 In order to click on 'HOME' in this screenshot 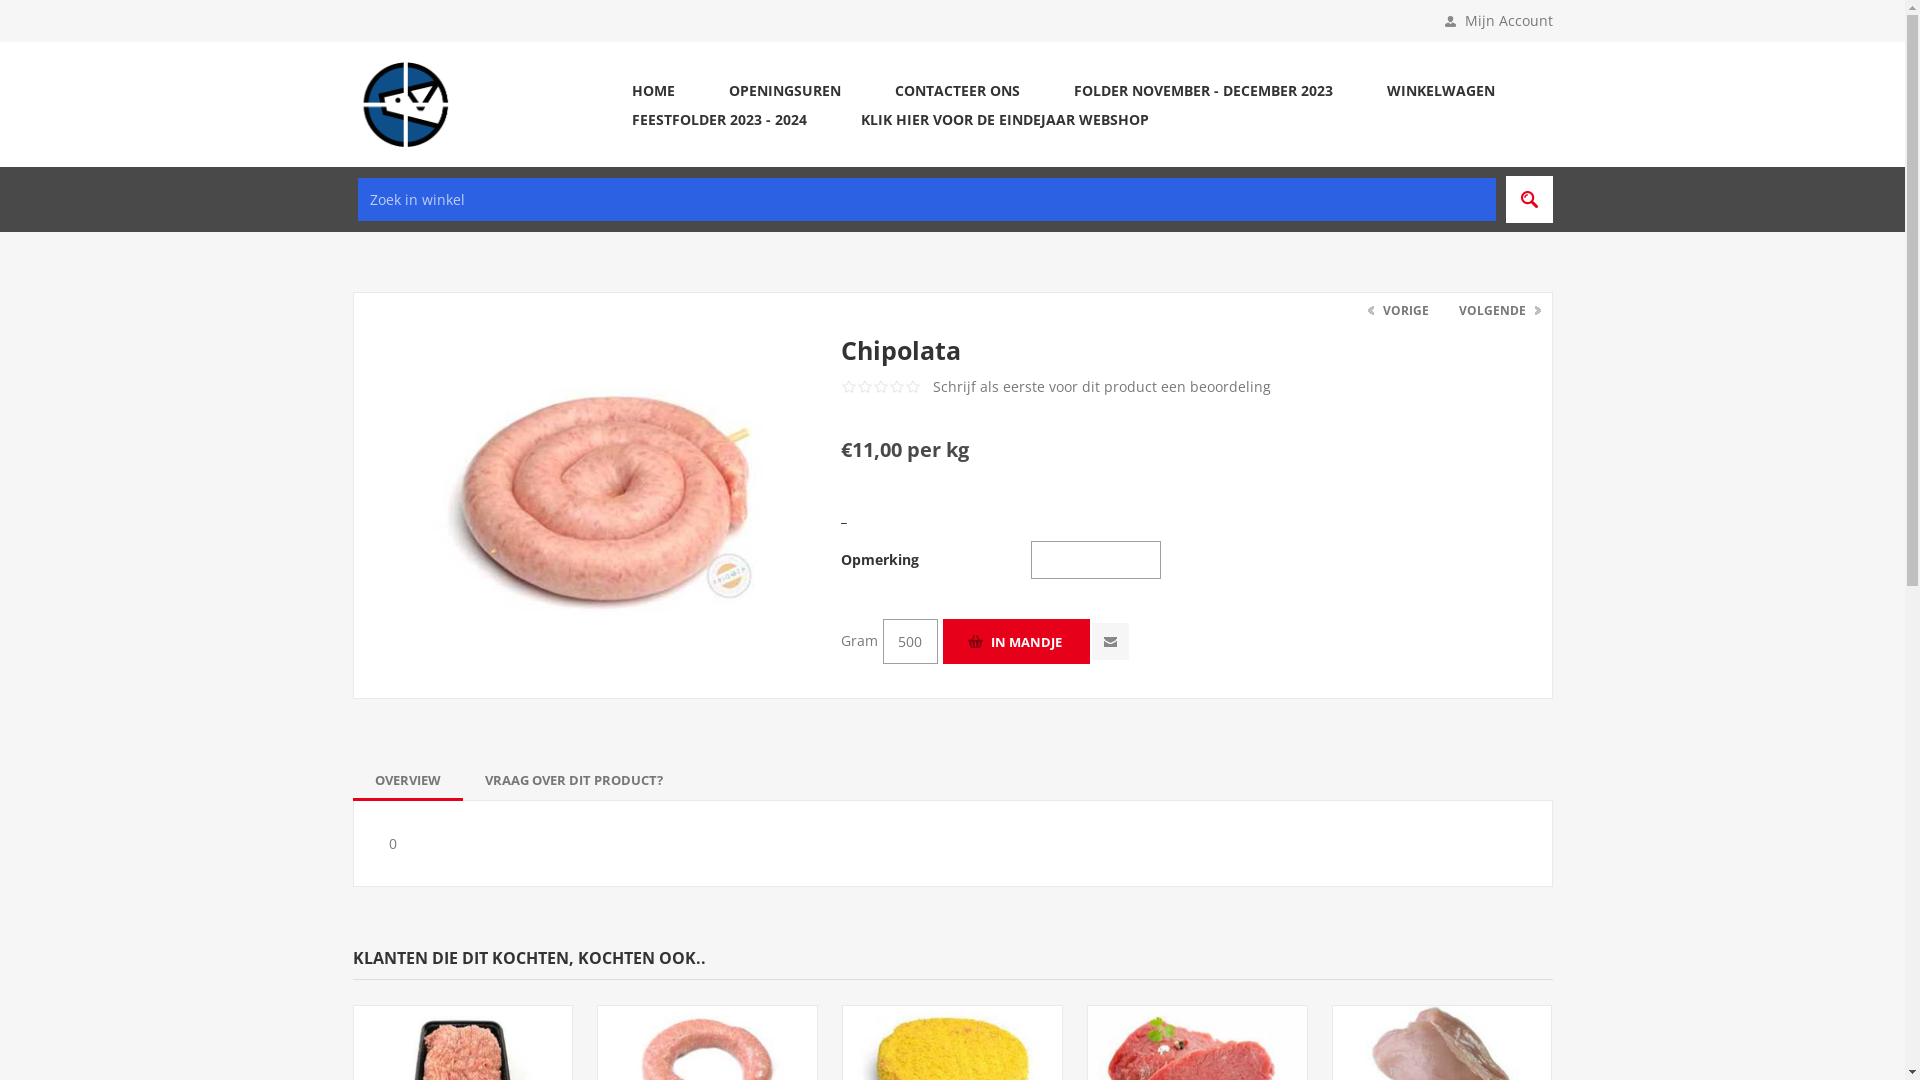, I will do `click(652, 90)`.